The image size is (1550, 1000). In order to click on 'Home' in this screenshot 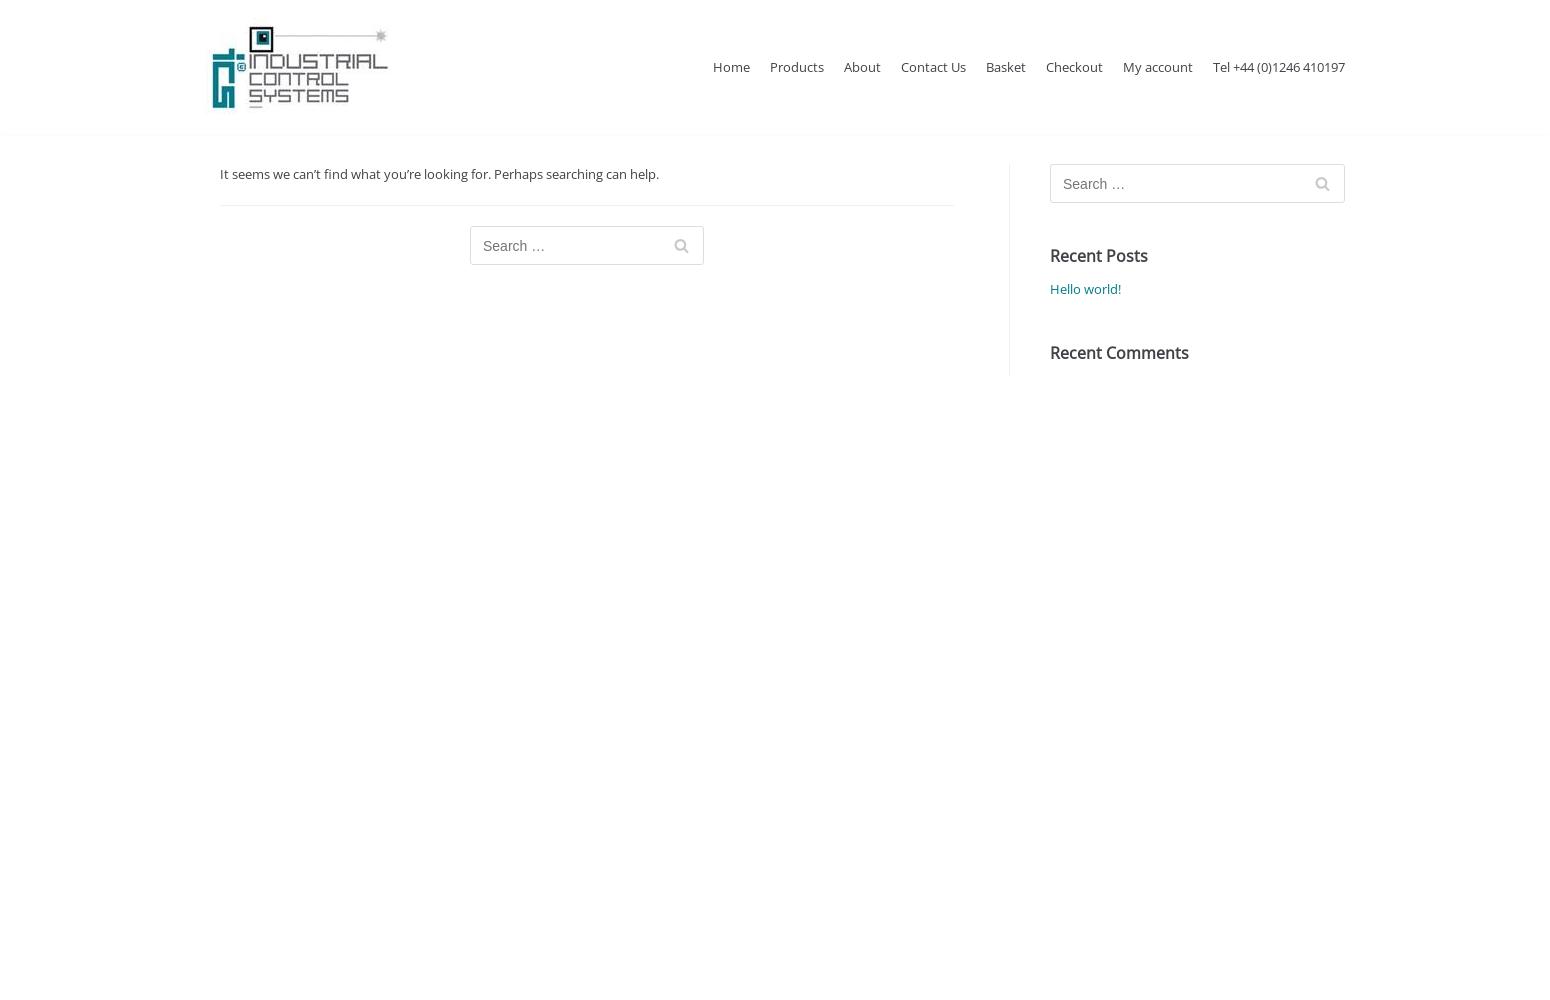, I will do `click(731, 65)`.